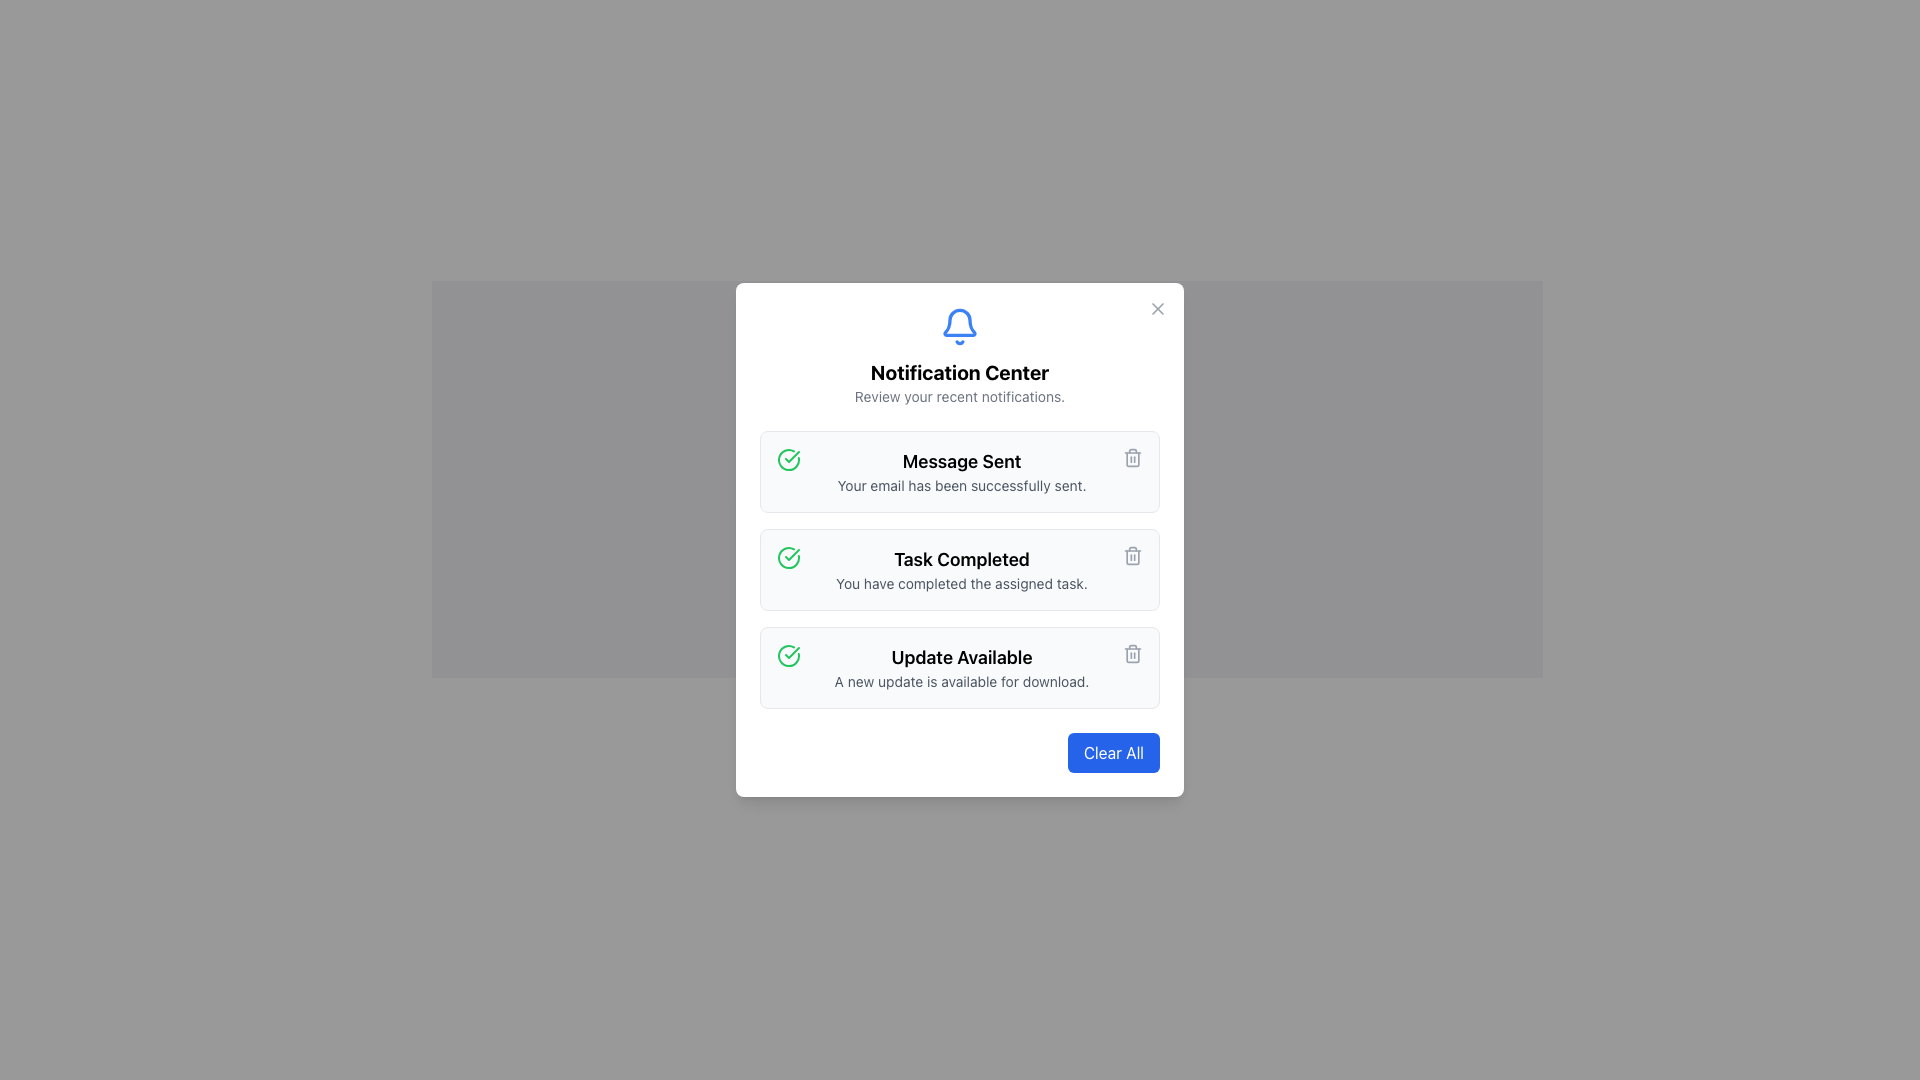  What do you see at coordinates (1157, 308) in the screenshot?
I see `the minimalistic diagonal stroke slash icon located at the top-right corner of the notification dialog box, which is part of the close button` at bounding box center [1157, 308].